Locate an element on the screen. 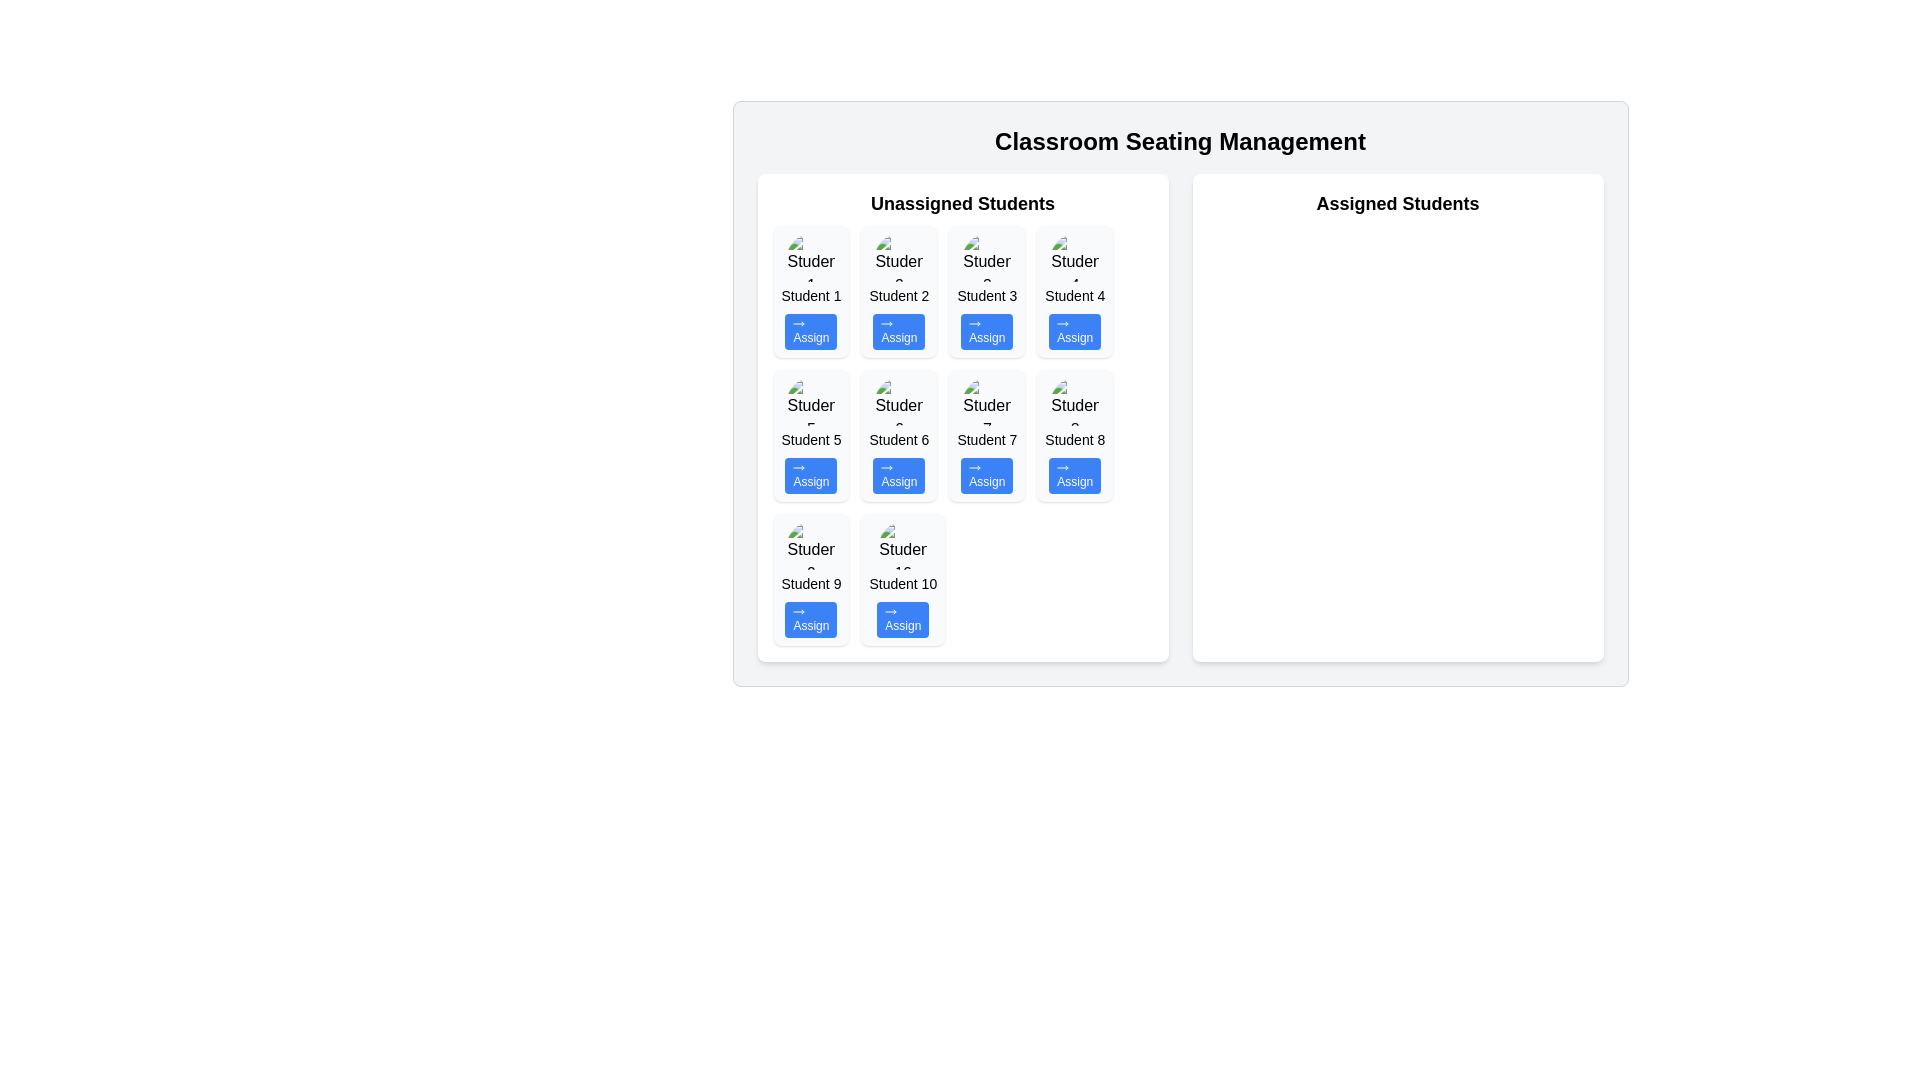  the text label identifying 'Student 8', which is located centrally within the card, positioned below the student's image and above the blue 'Assign' button is located at coordinates (1074, 438).